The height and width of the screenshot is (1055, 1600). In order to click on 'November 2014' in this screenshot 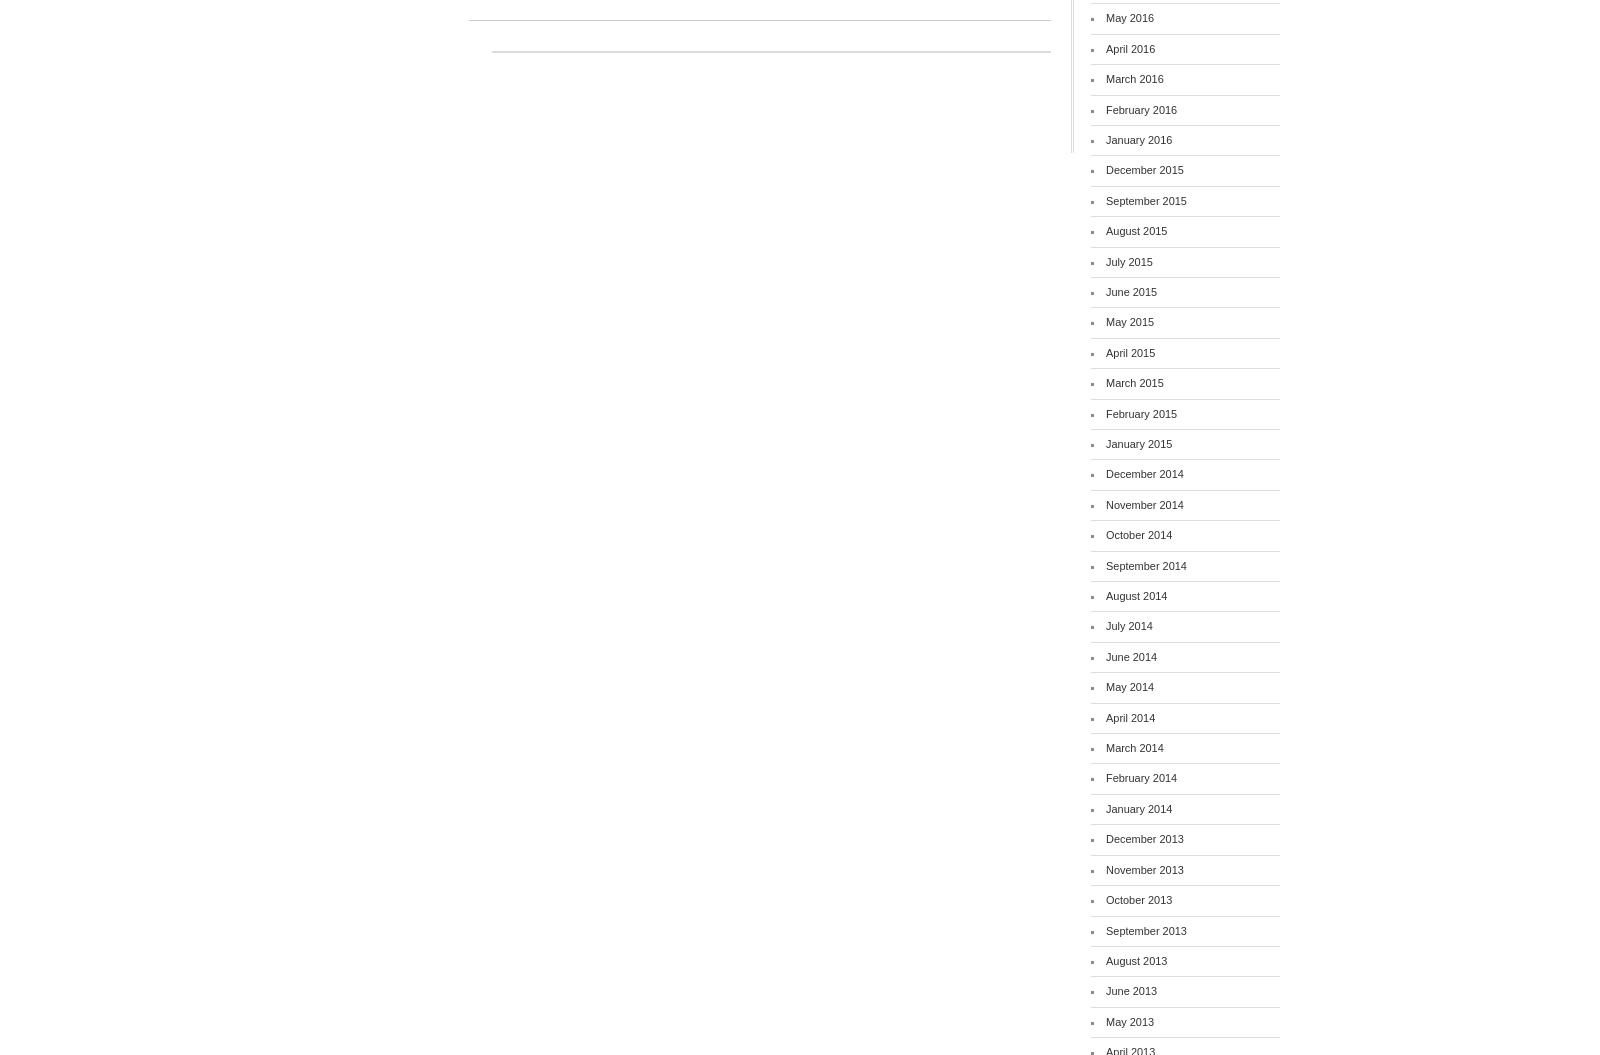, I will do `click(1144, 503)`.